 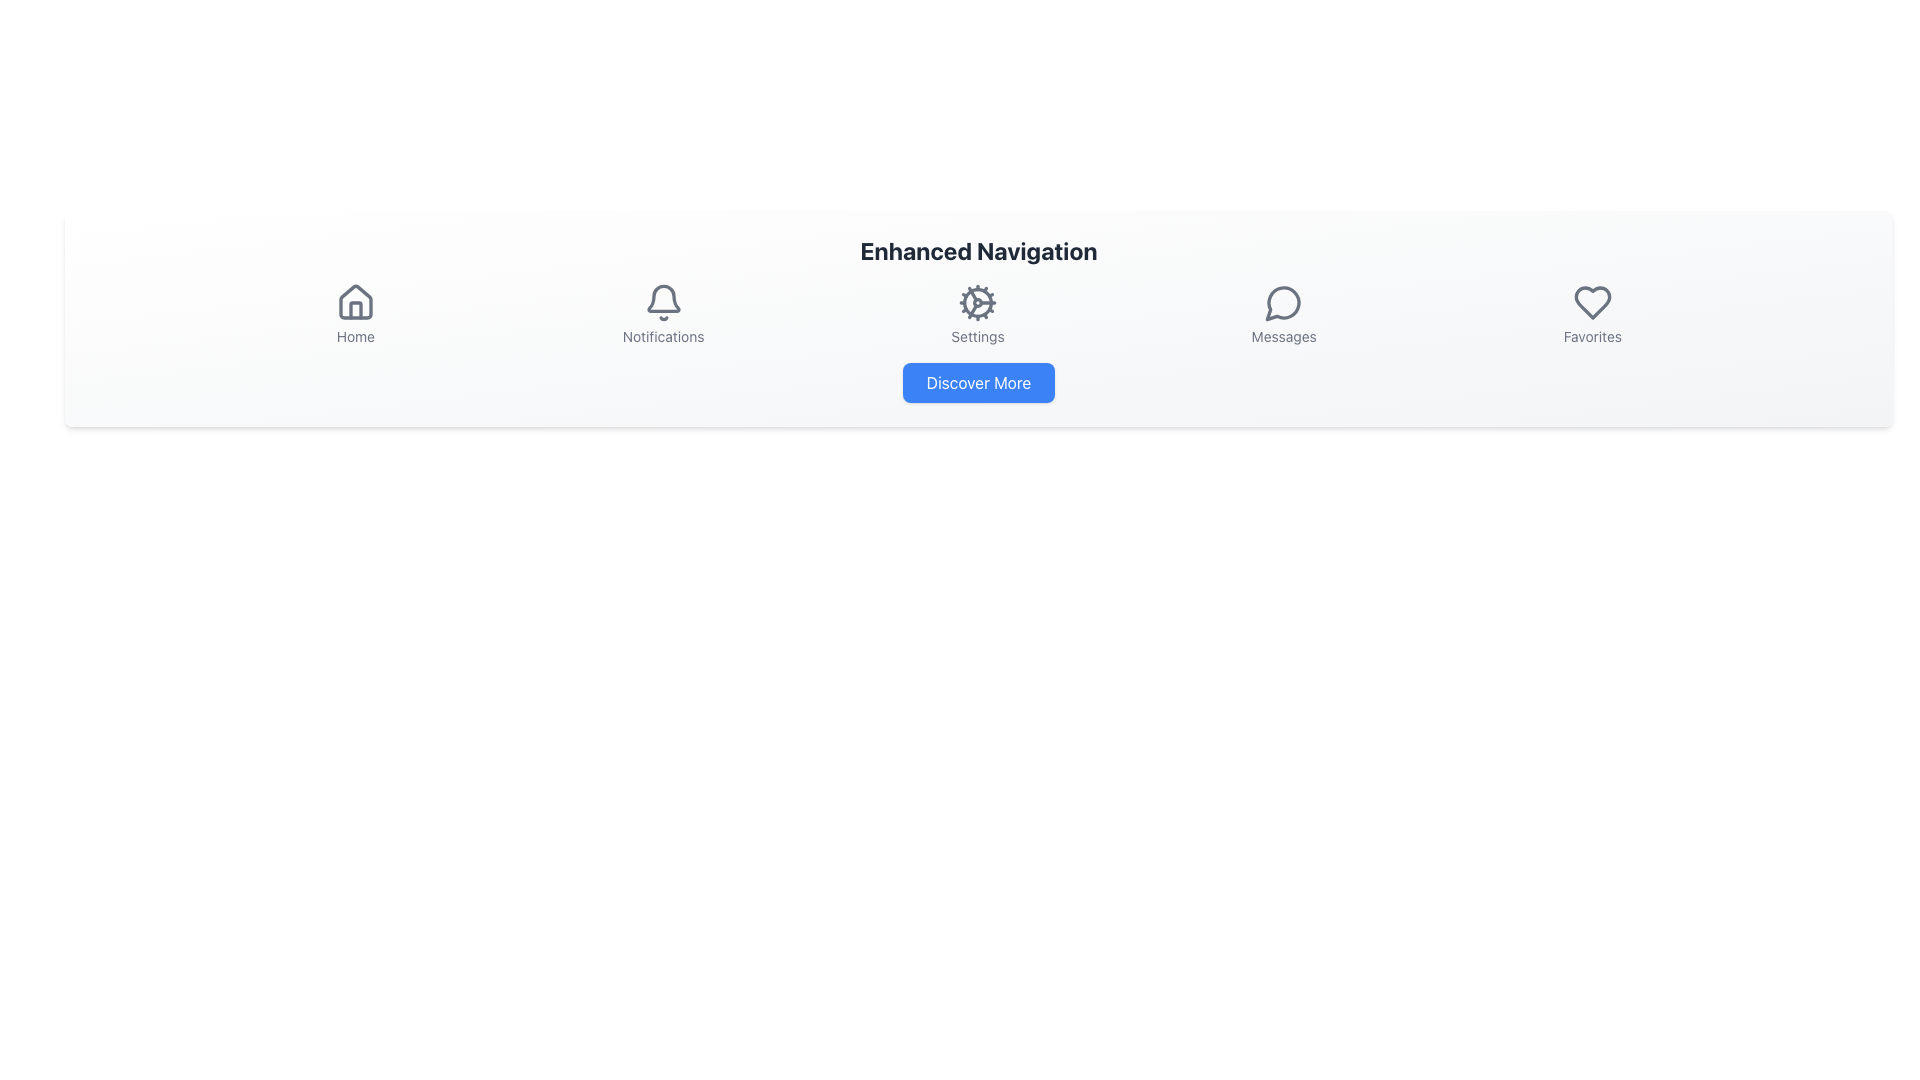 What do you see at coordinates (1284, 335) in the screenshot?
I see `the text label located beneath the speech-bubble icon of the fifth navigation button from the left in the horizontal navigation bar` at bounding box center [1284, 335].